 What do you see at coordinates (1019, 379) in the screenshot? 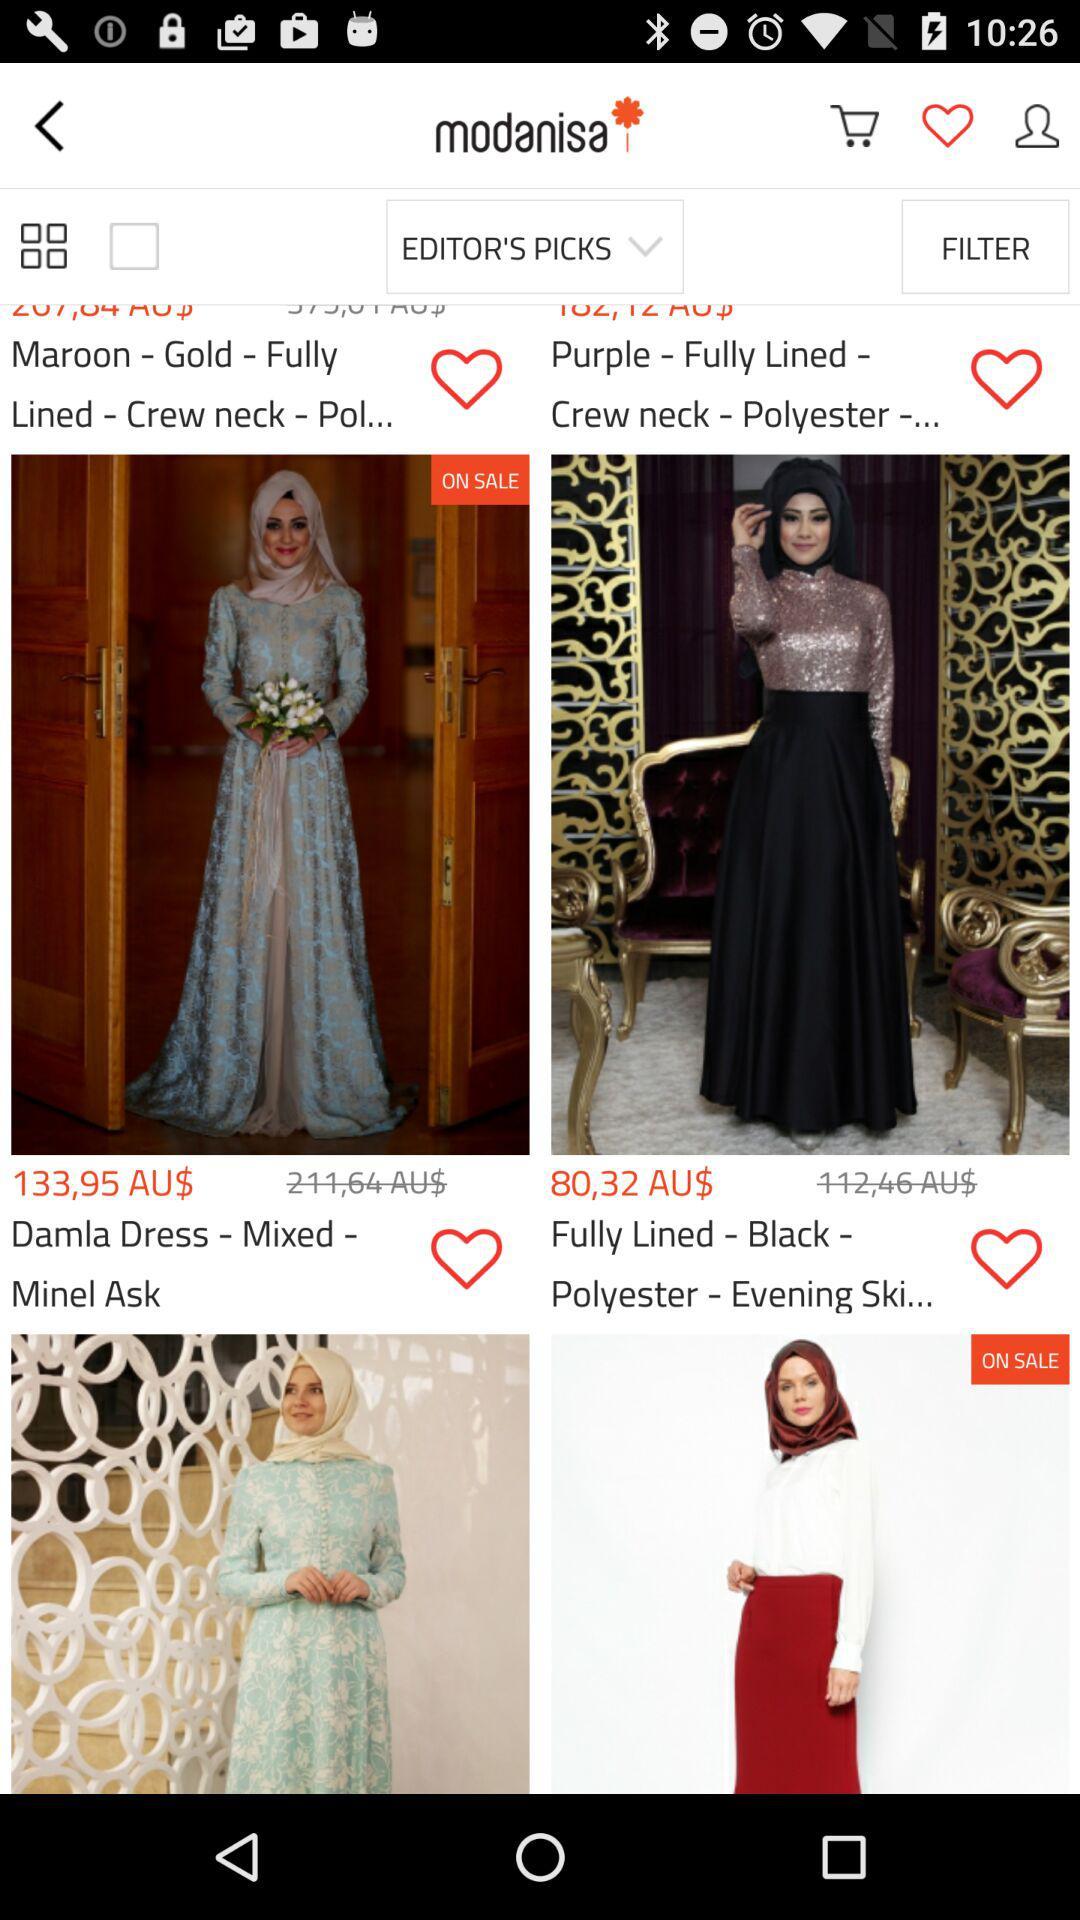
I see `this dress` at bounding box center [1019, 379].